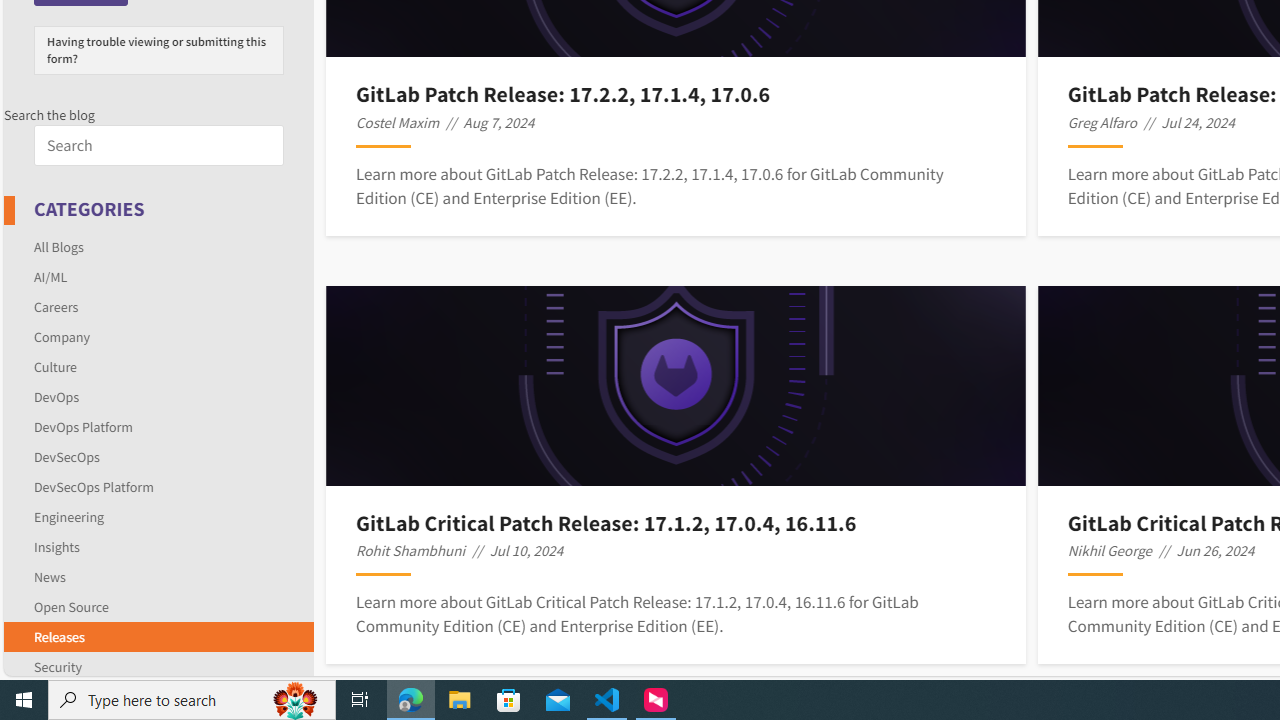  Describe the element at coordinates (675, 94) in the screenshot. I see `'GitLab Patch Release: 17.2.2, 17.1.4, 17.0.6'` at that location.